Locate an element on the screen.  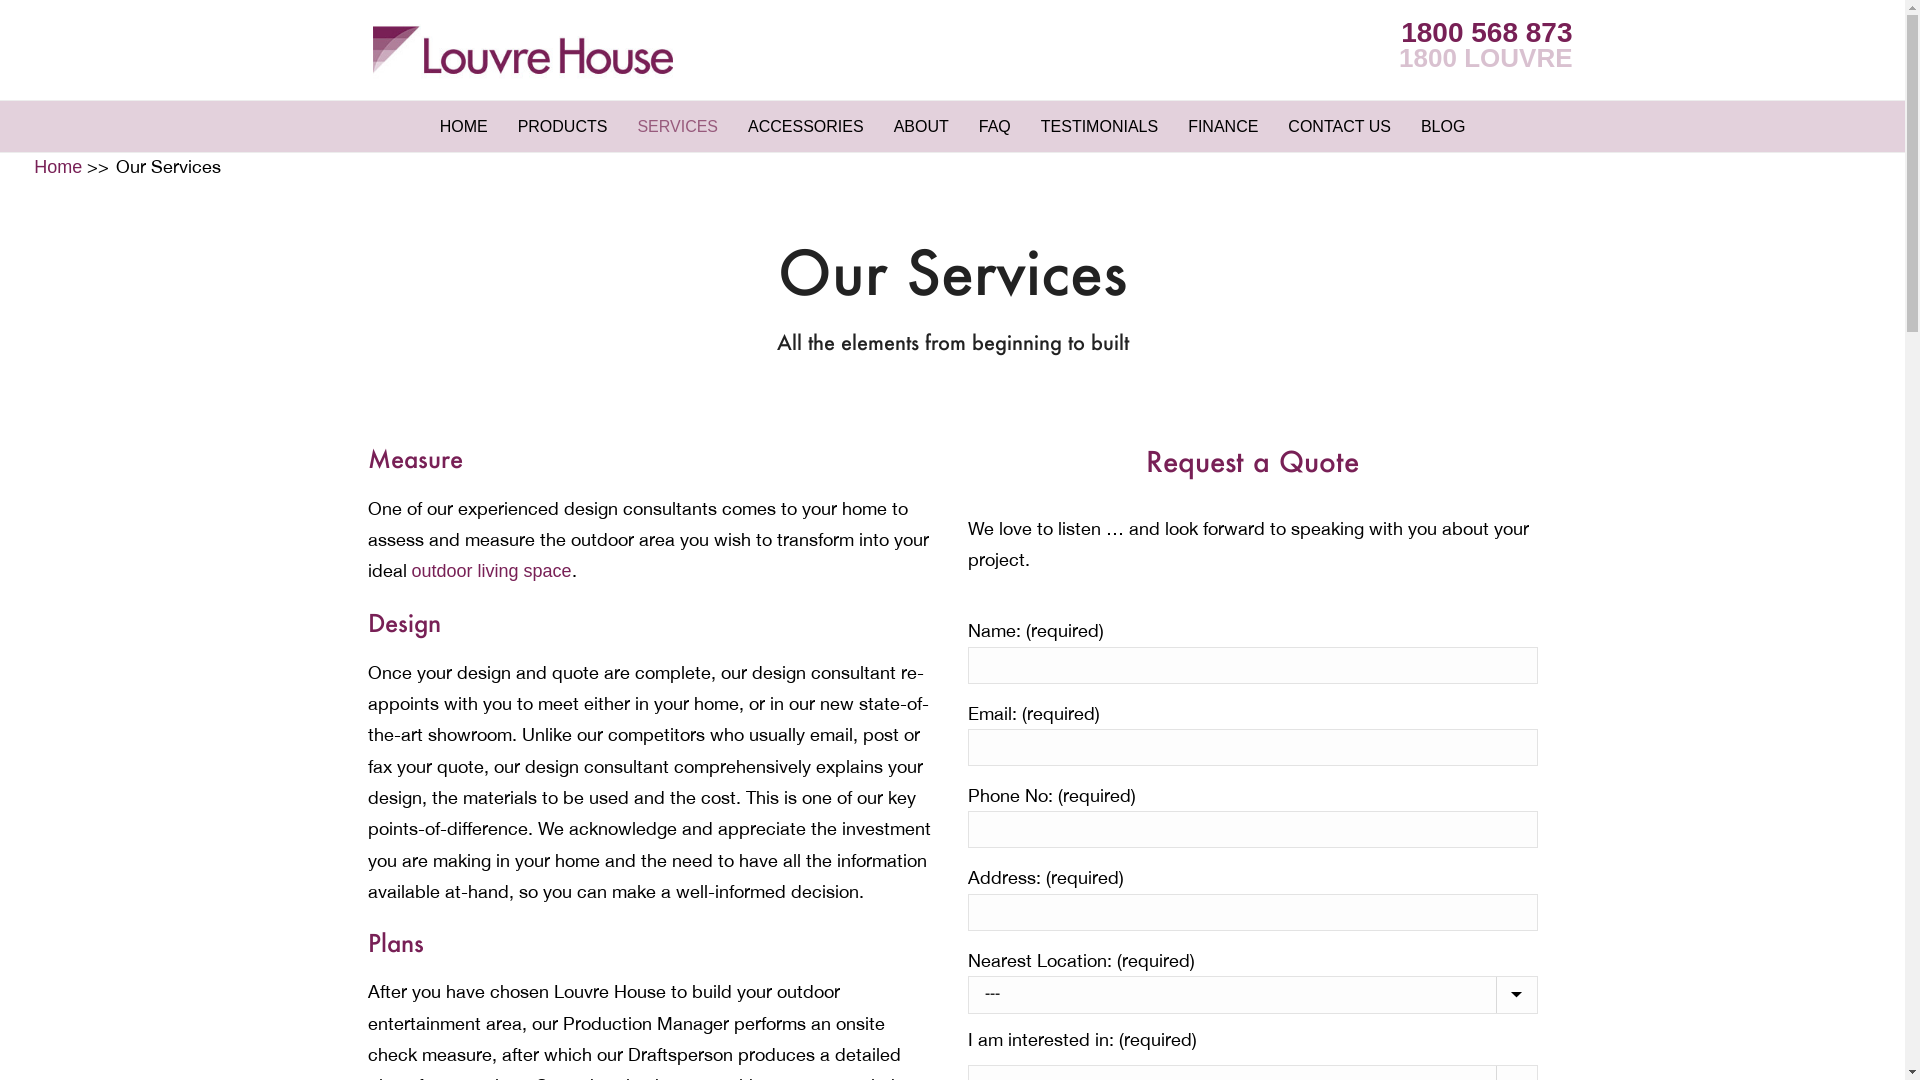
'1800 568 873 is located at coordinates (1485, 45).